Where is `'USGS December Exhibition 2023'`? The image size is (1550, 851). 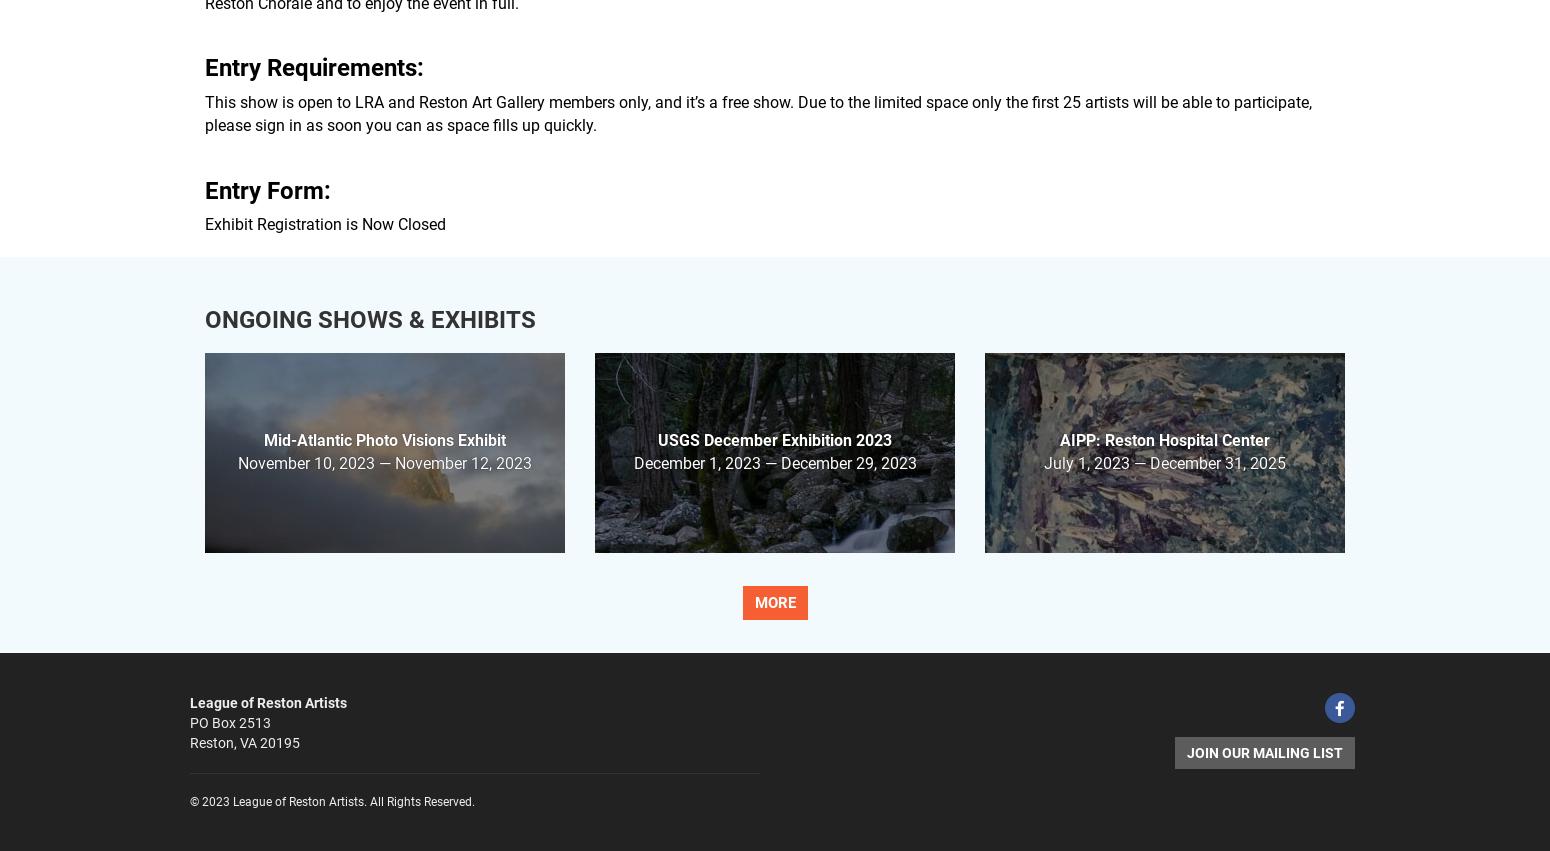
'USGS December Exhibition 2023' is located at coordinates (775, 440).